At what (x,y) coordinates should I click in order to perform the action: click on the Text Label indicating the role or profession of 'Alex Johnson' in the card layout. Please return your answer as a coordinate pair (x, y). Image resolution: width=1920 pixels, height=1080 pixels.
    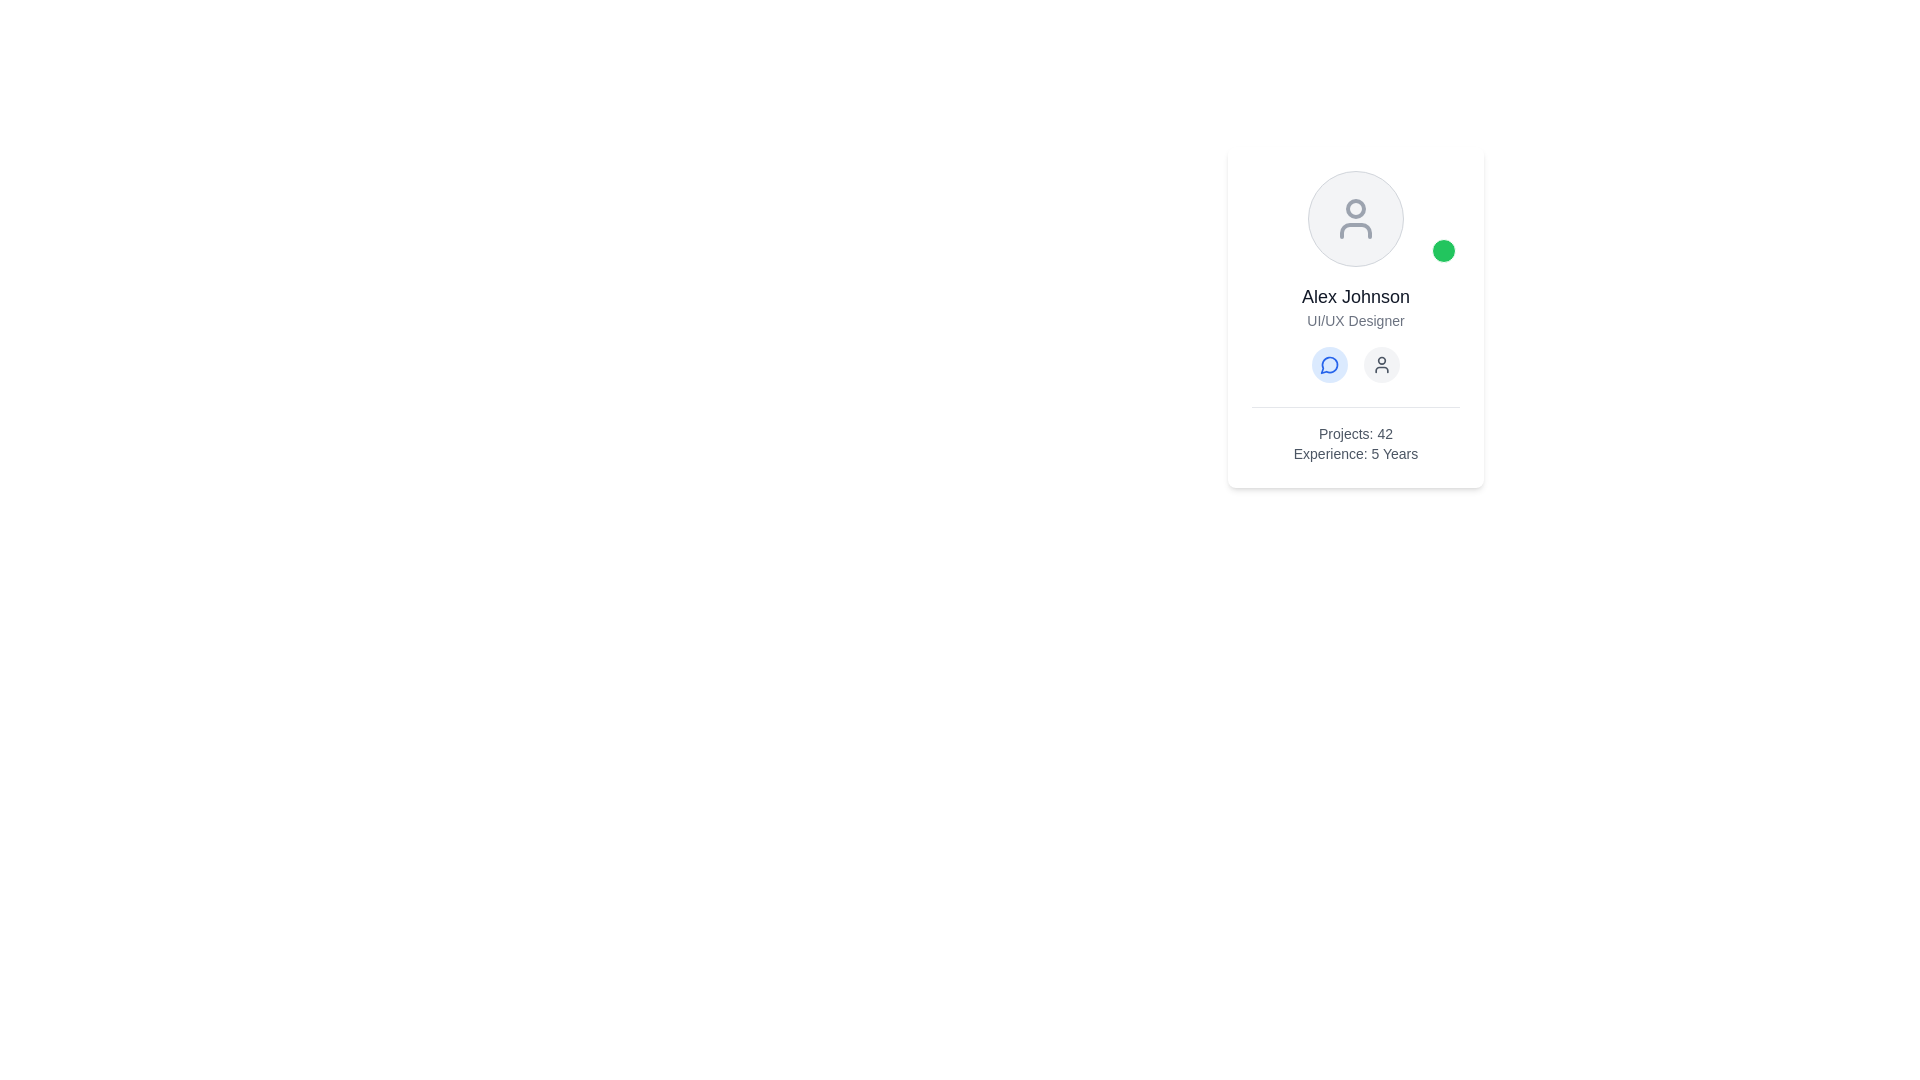
    Looking at the image, I should click on (1356, 319).